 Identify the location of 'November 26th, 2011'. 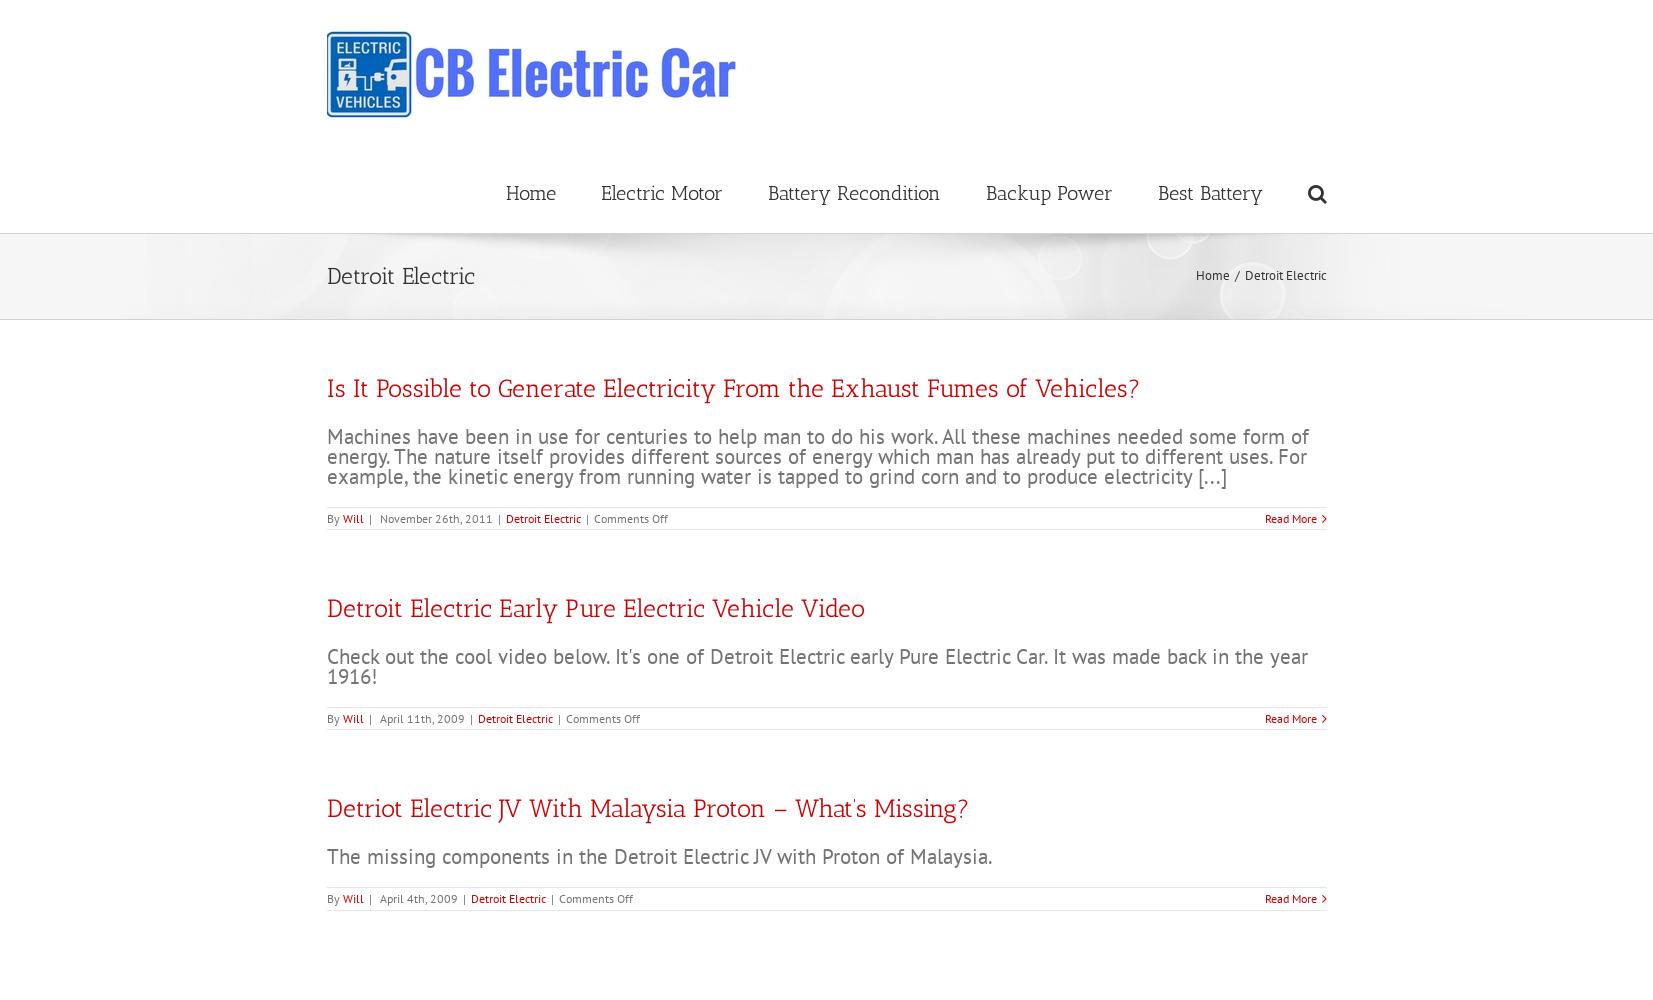
(434, 517).